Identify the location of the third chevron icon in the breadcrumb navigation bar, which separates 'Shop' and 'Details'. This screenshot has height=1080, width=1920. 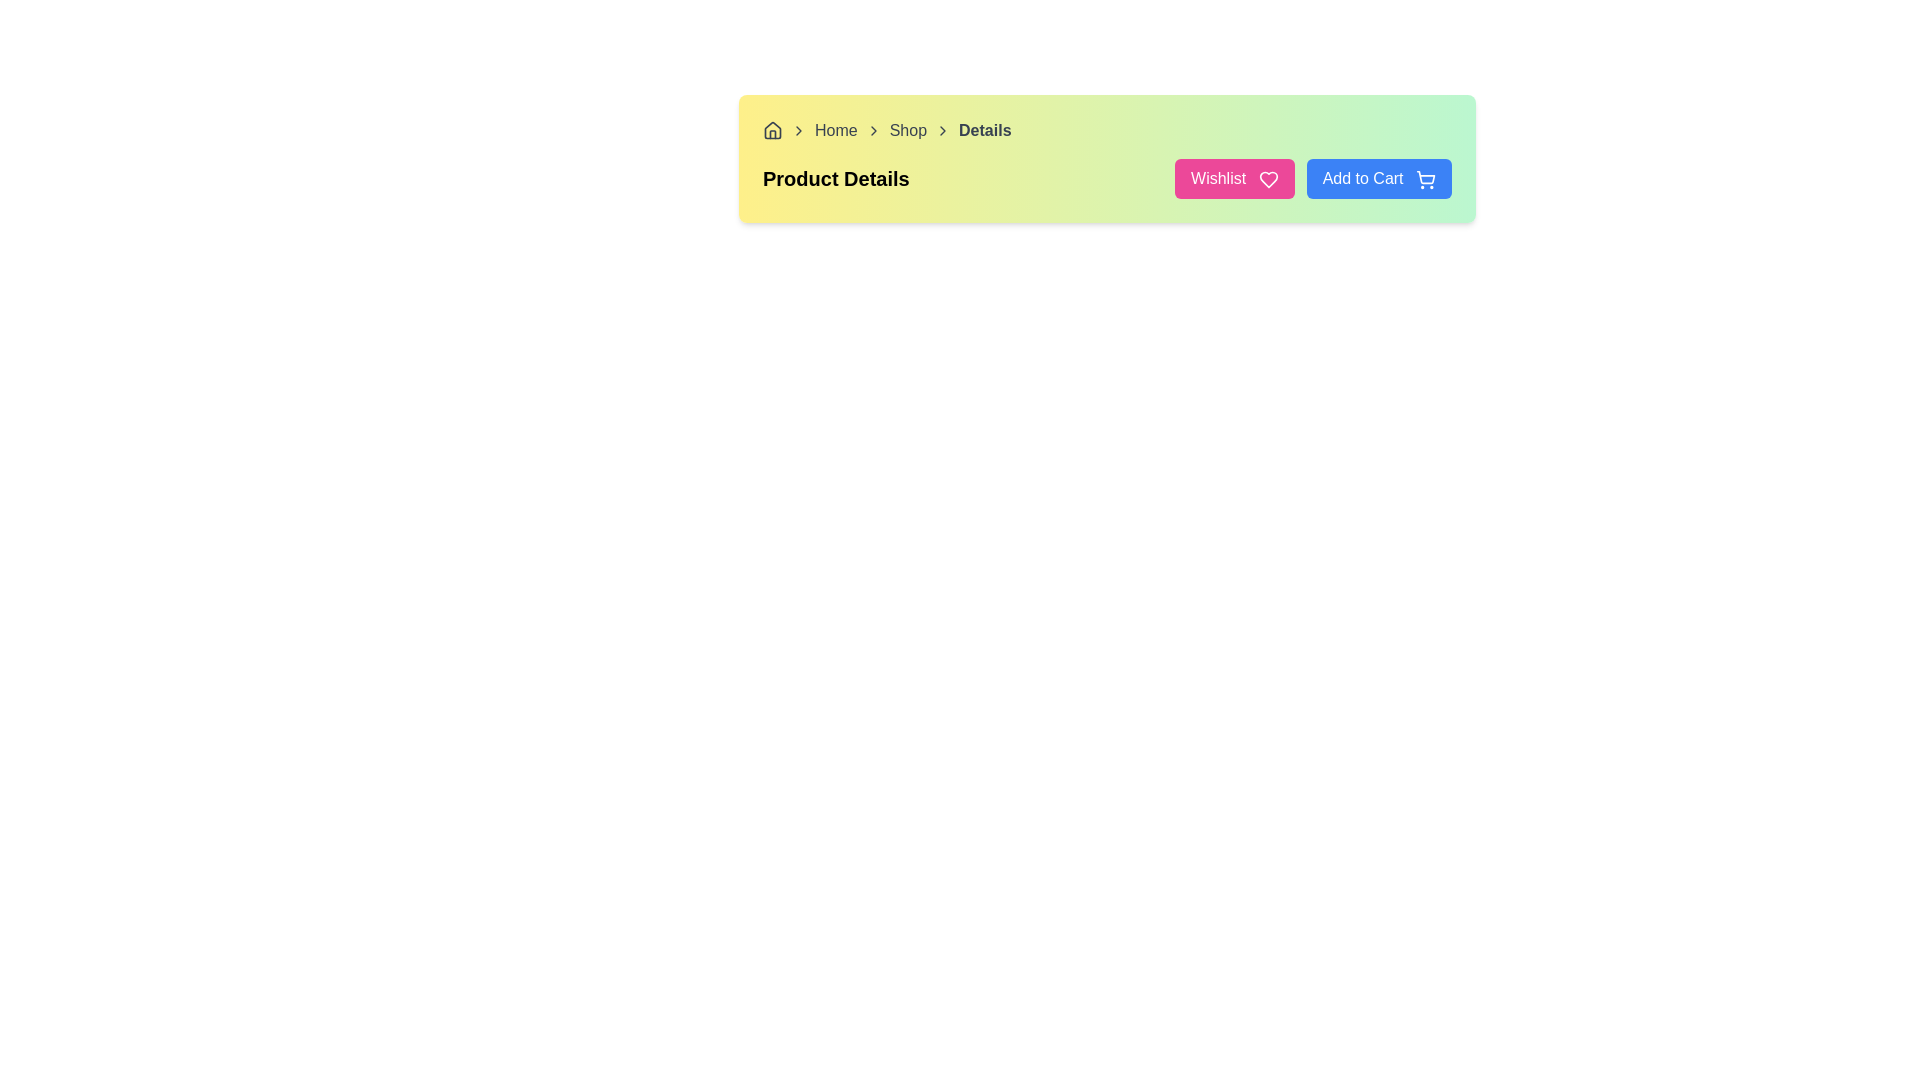
(942, 131).